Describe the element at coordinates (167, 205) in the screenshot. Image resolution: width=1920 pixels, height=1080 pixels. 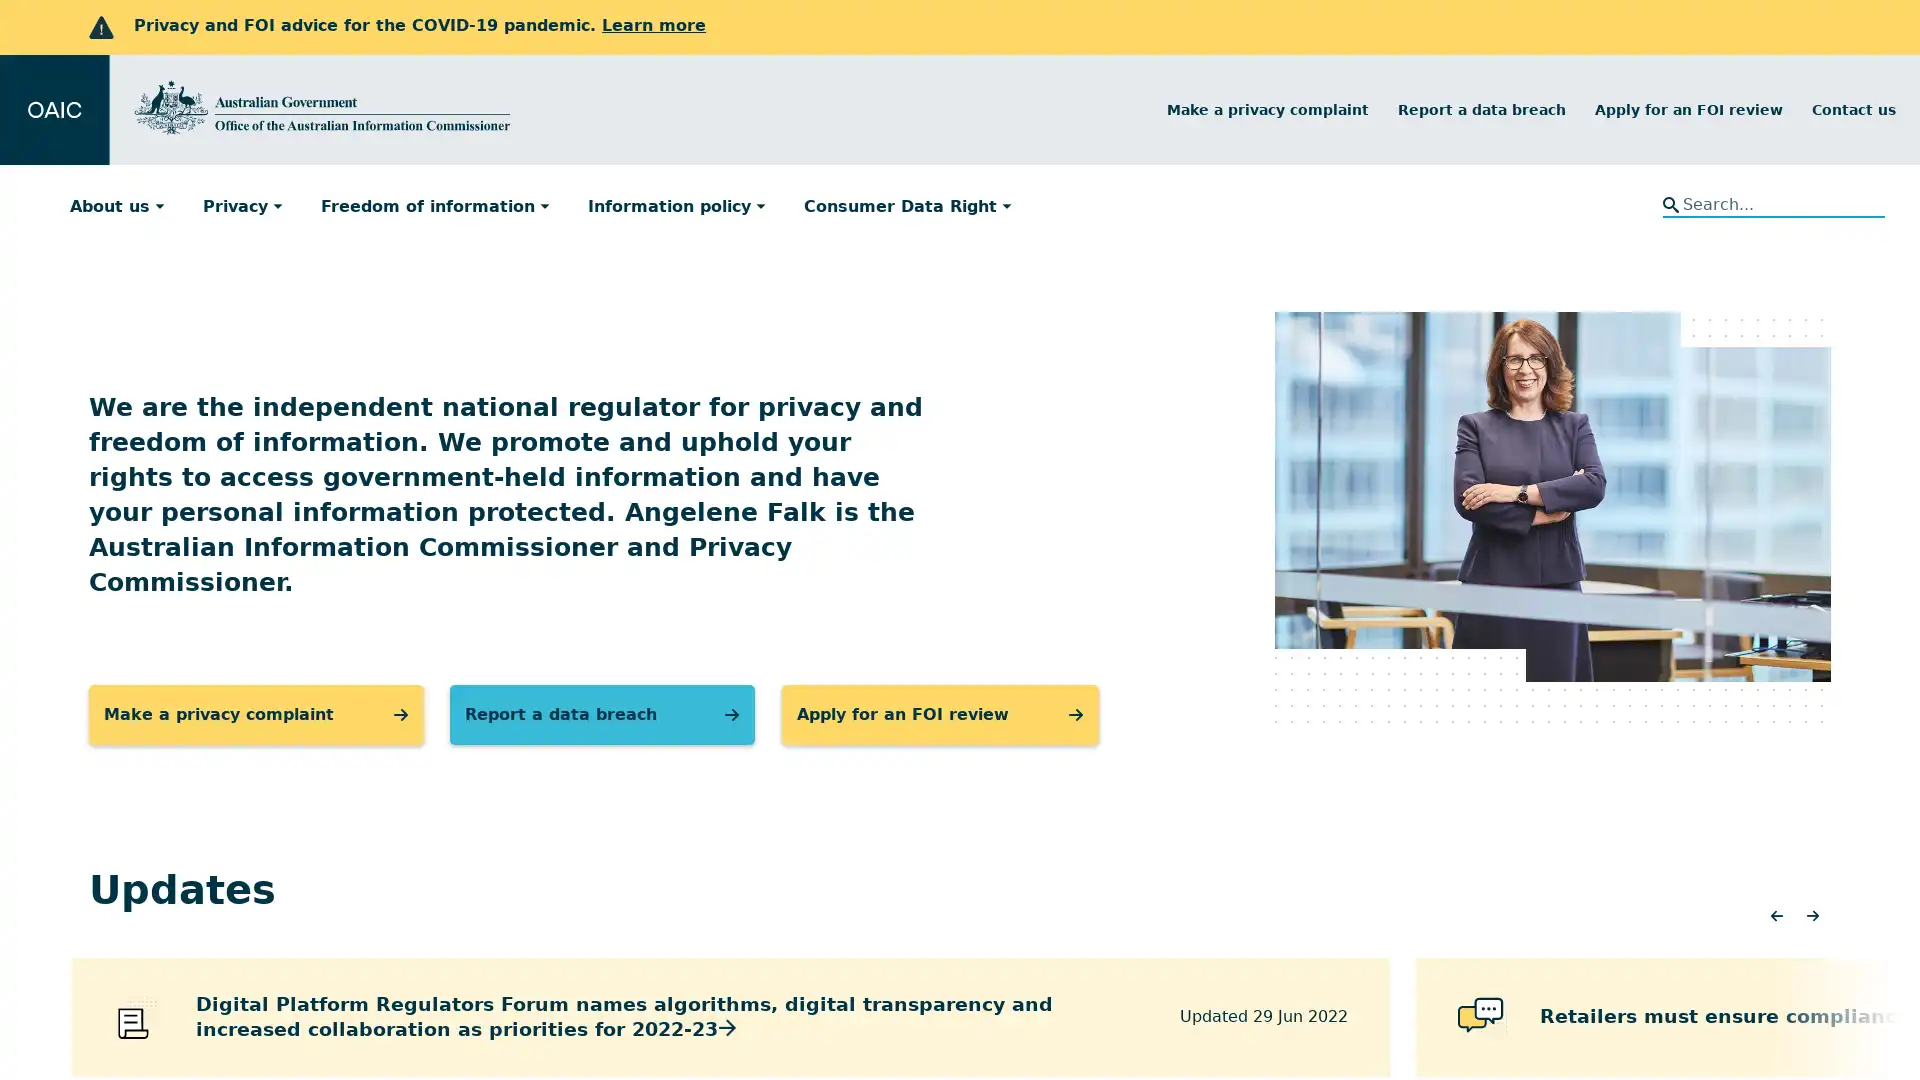
I see `Open sub menu for About us` at that location.